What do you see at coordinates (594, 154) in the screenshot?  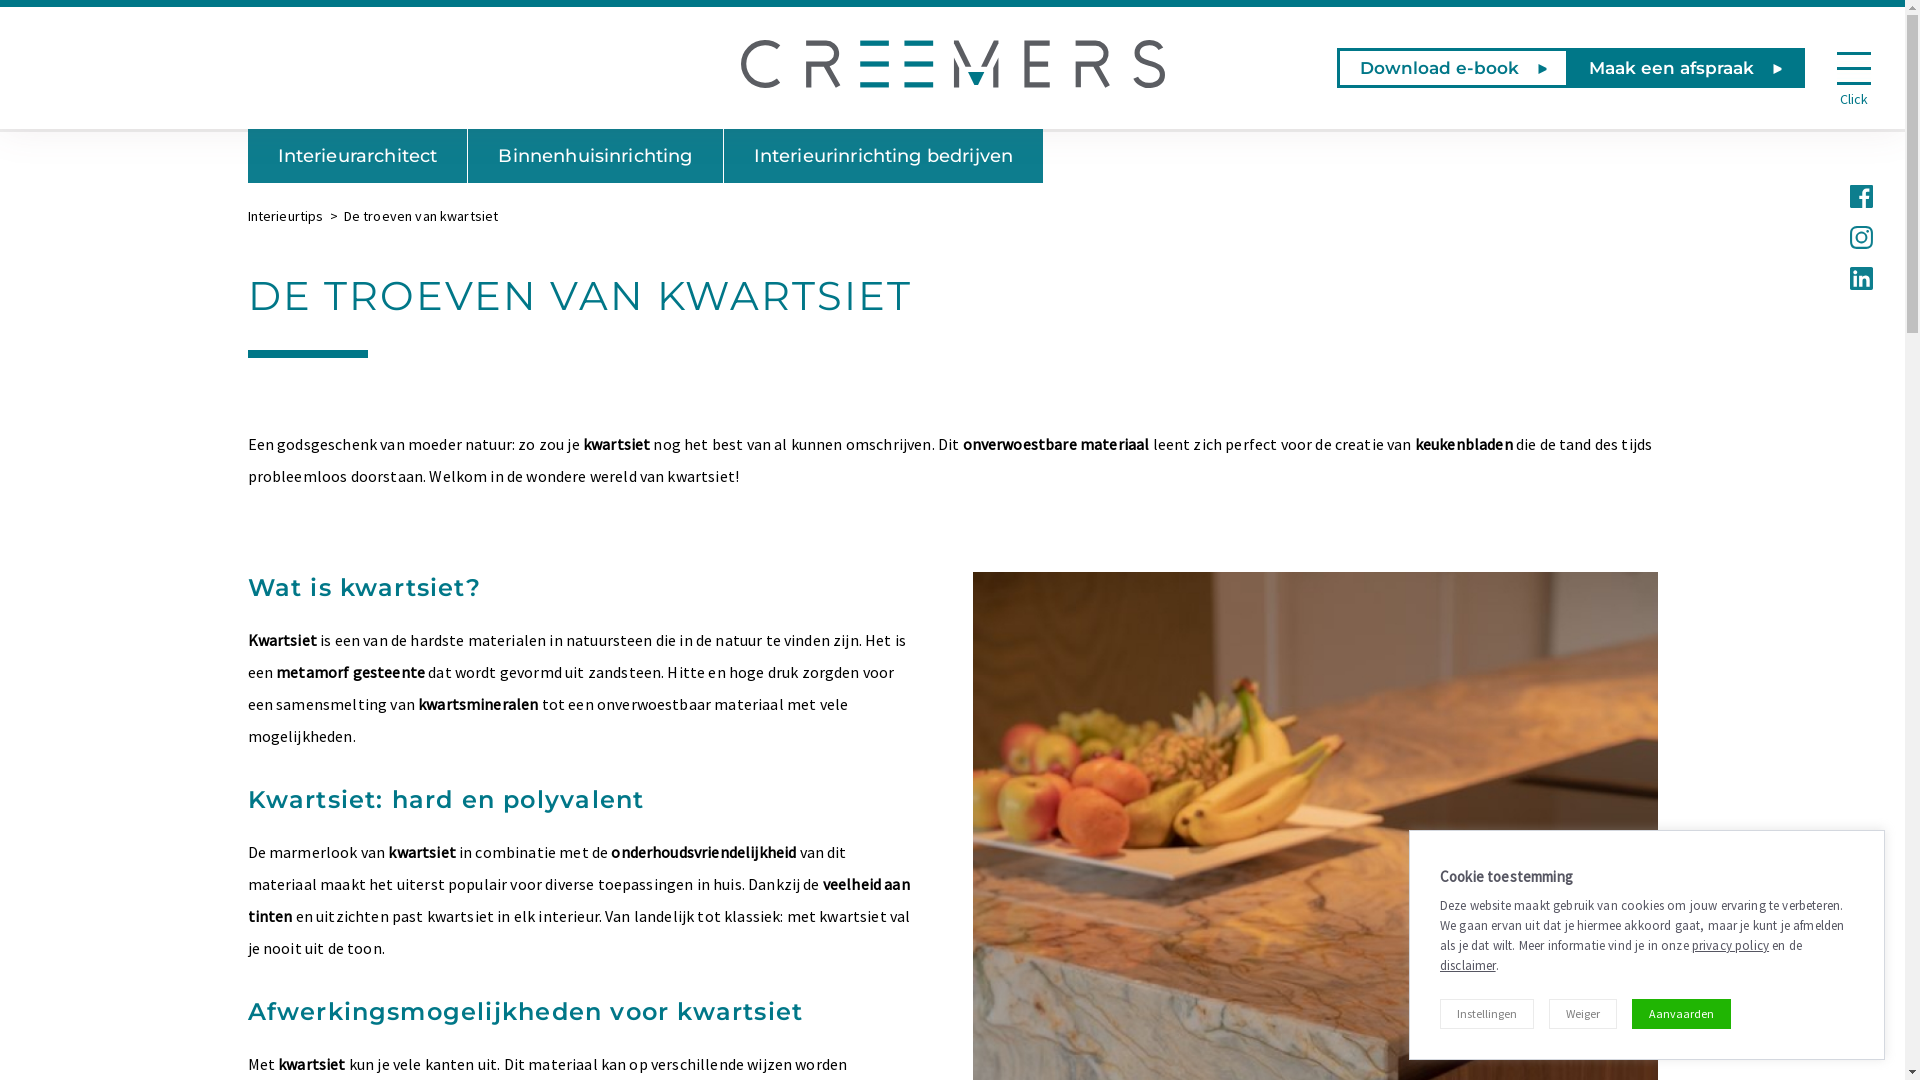 I see `'Binnenhuisinrichting'` at bounding box center [594, 154].